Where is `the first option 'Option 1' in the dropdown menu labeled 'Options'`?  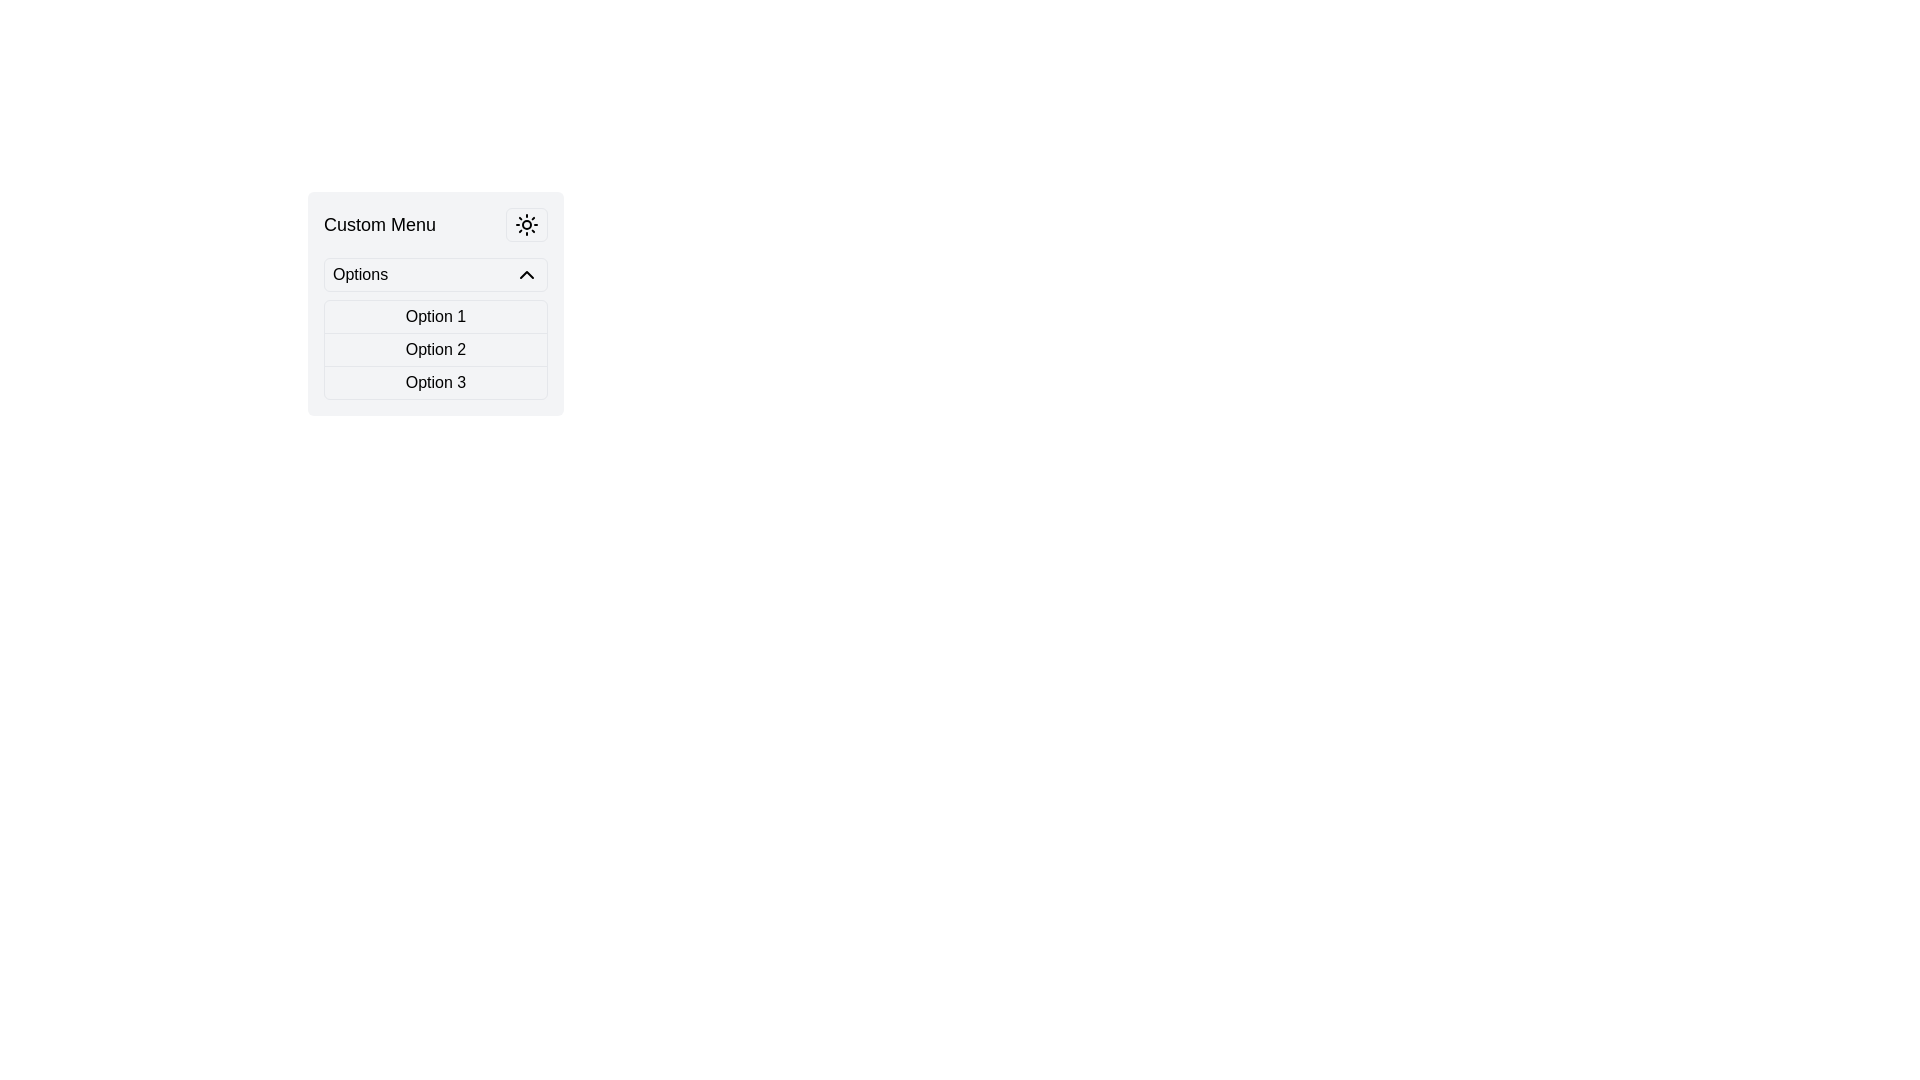 the first option 'Option 1' in the dropdown menu labeled 'Options' is located at coordinates (435, 316).